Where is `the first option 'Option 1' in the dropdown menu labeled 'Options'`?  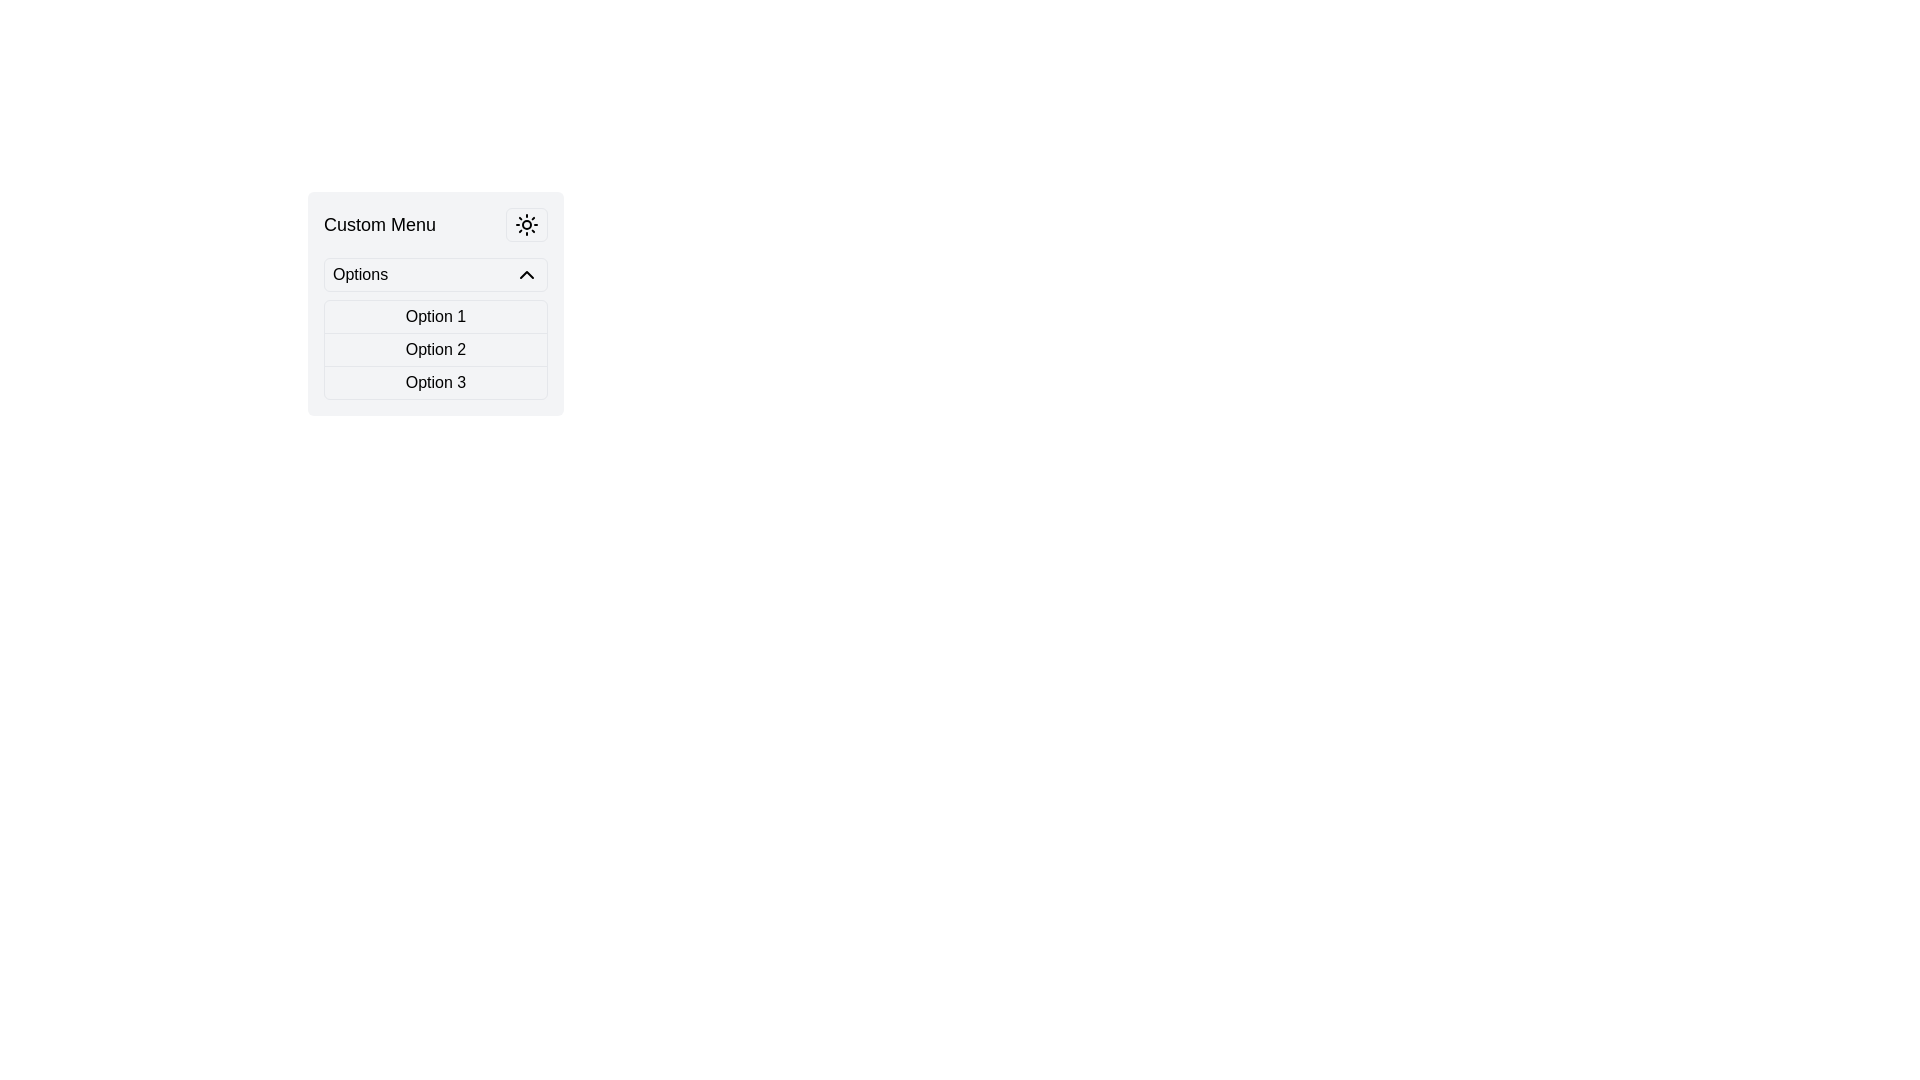 the first option 'Option 1' in the dropdown menu labeled 'Options' is located at coordinates (435, 316).